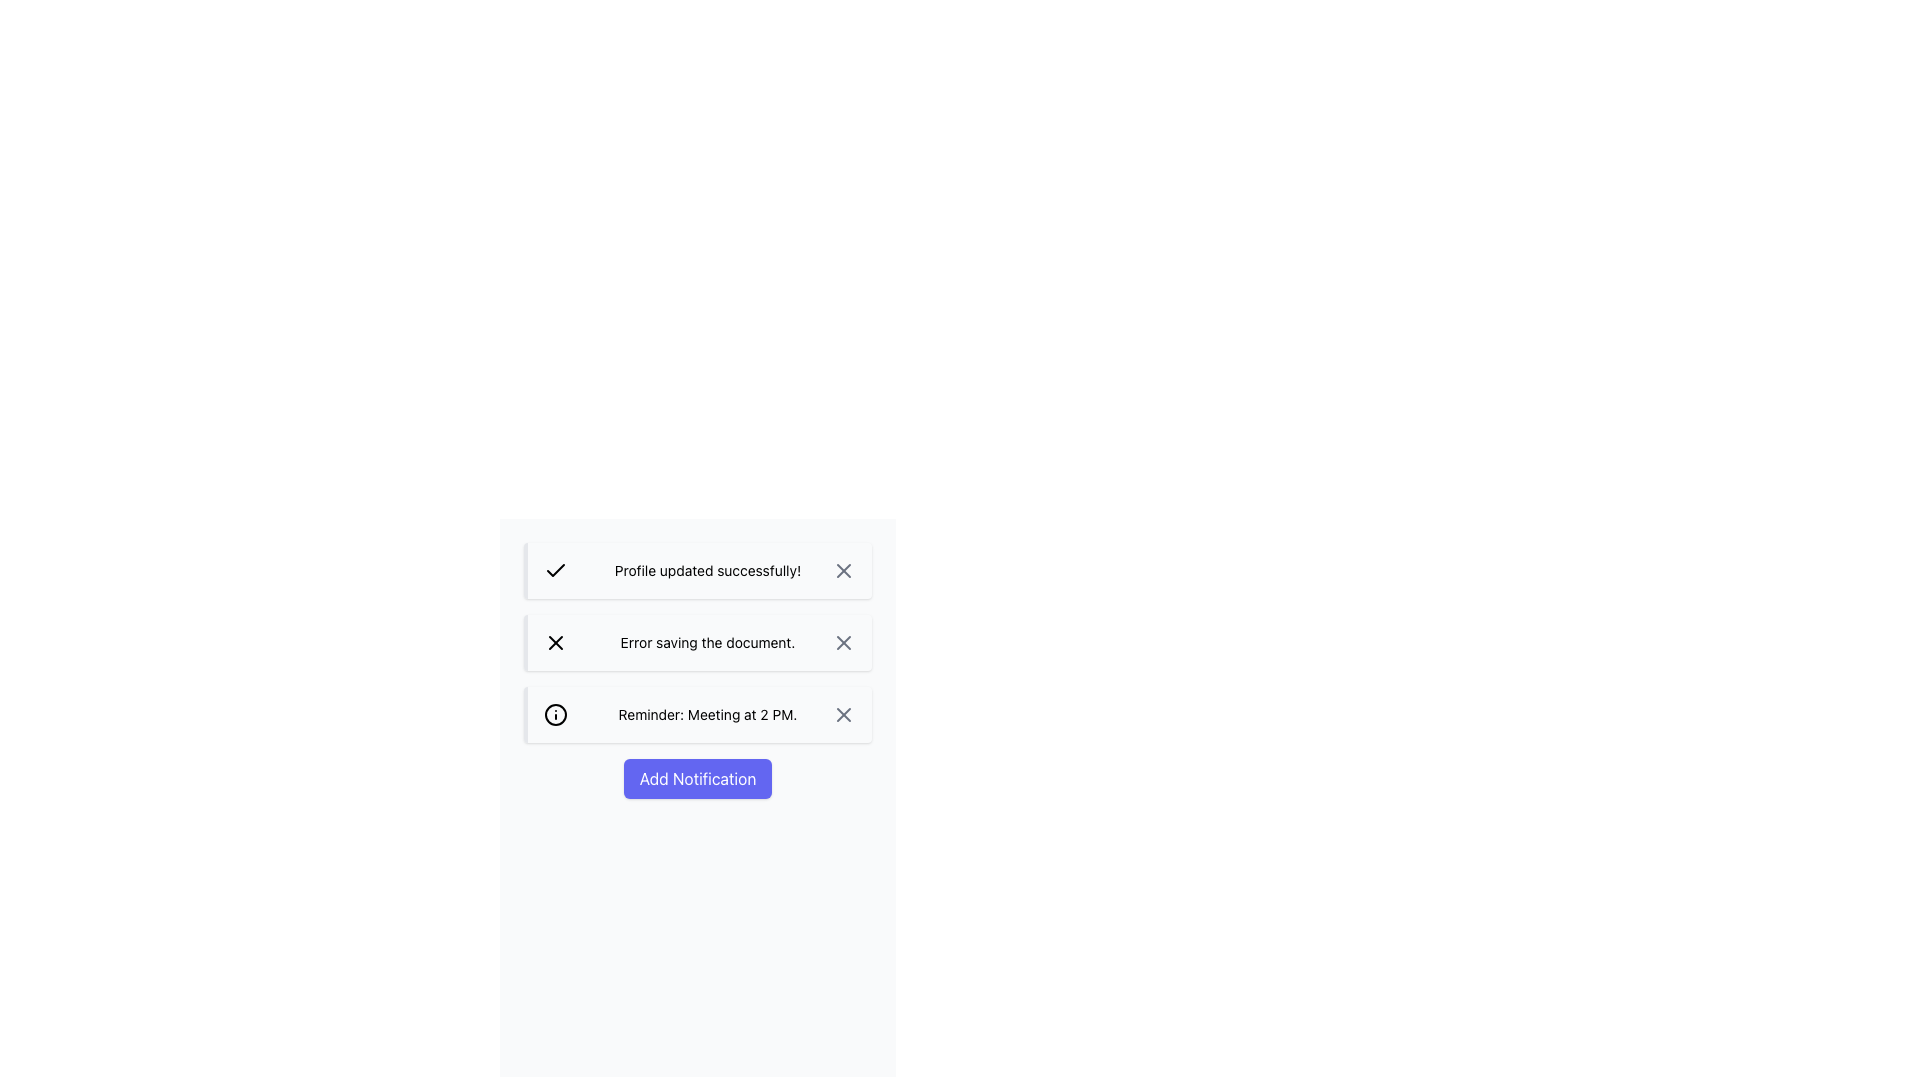  I want to click on the circular informational icon located on the left side of the notification card displaying 'Reminder: Meeting at 2 PM.', so click(556, 713).